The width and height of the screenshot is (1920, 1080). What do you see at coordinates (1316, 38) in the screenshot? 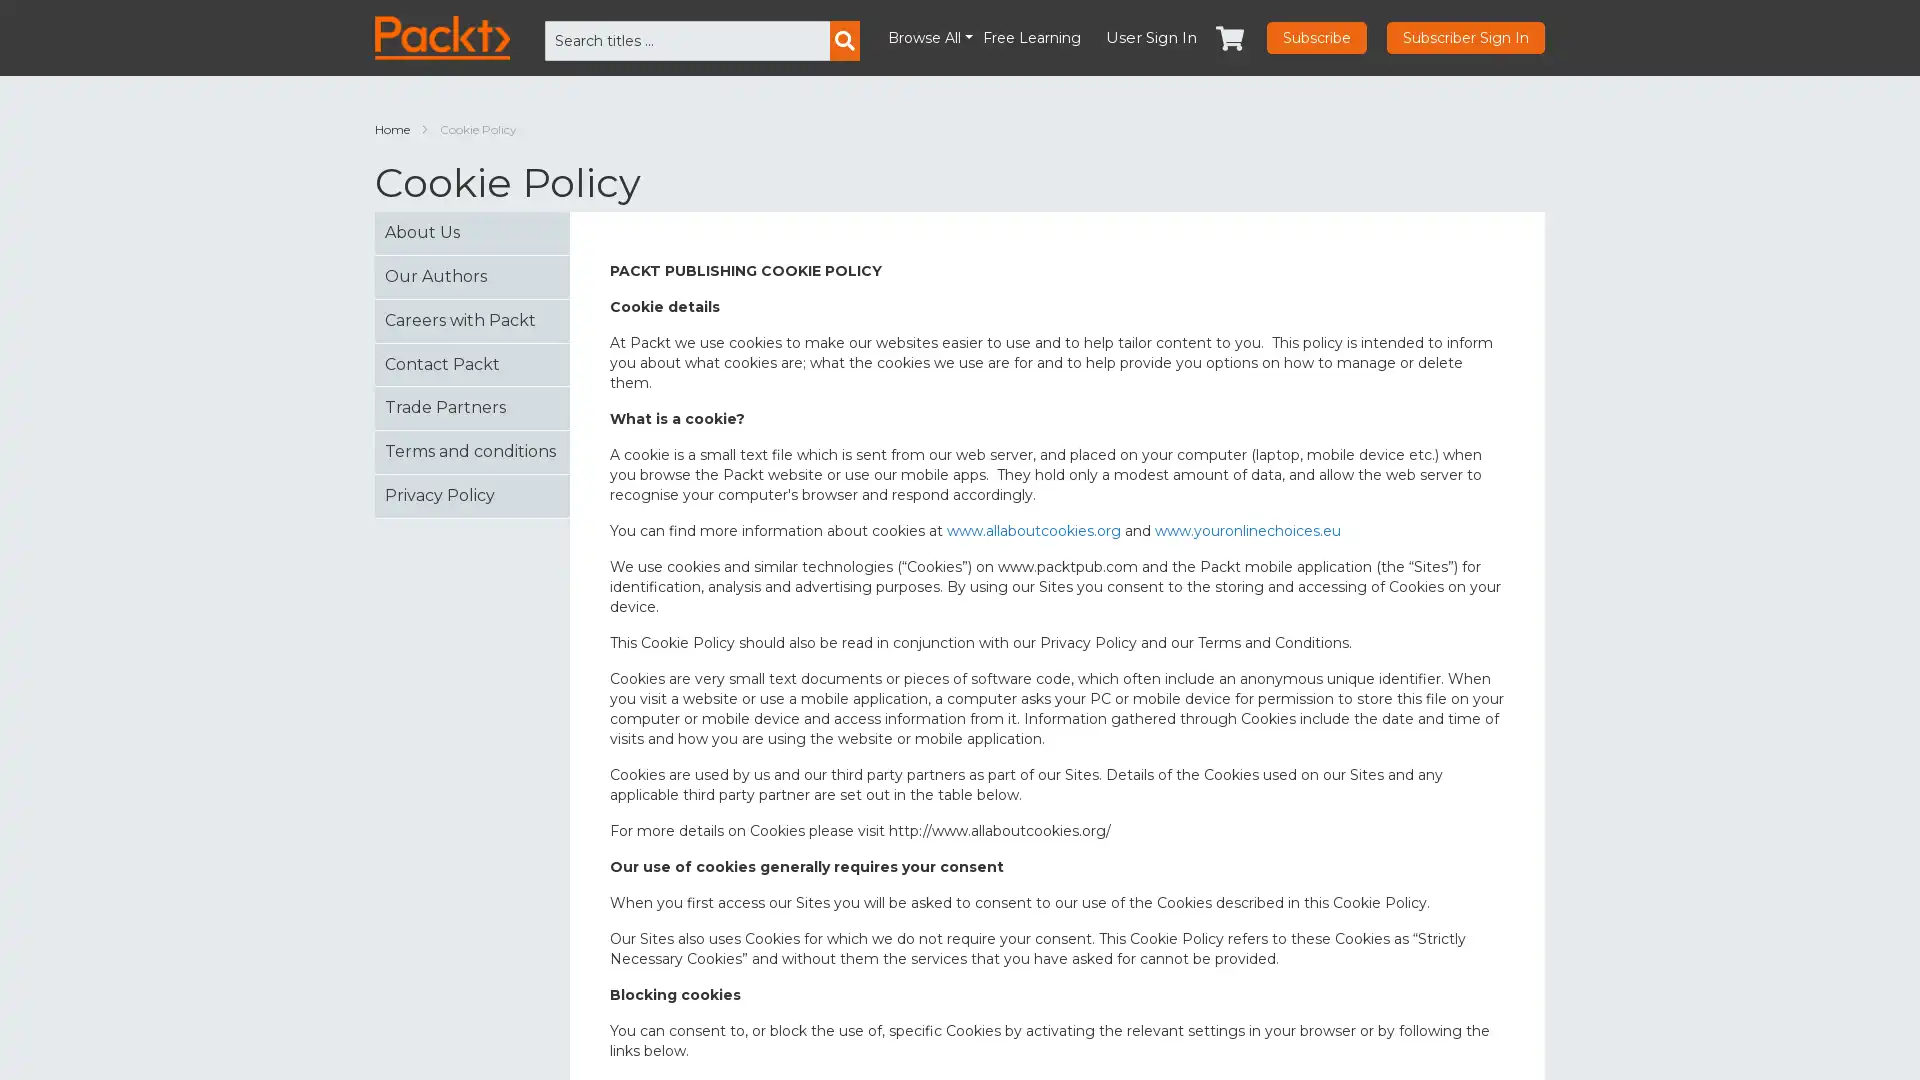
I see `Subscribe` at bounding box center [1316, 38].